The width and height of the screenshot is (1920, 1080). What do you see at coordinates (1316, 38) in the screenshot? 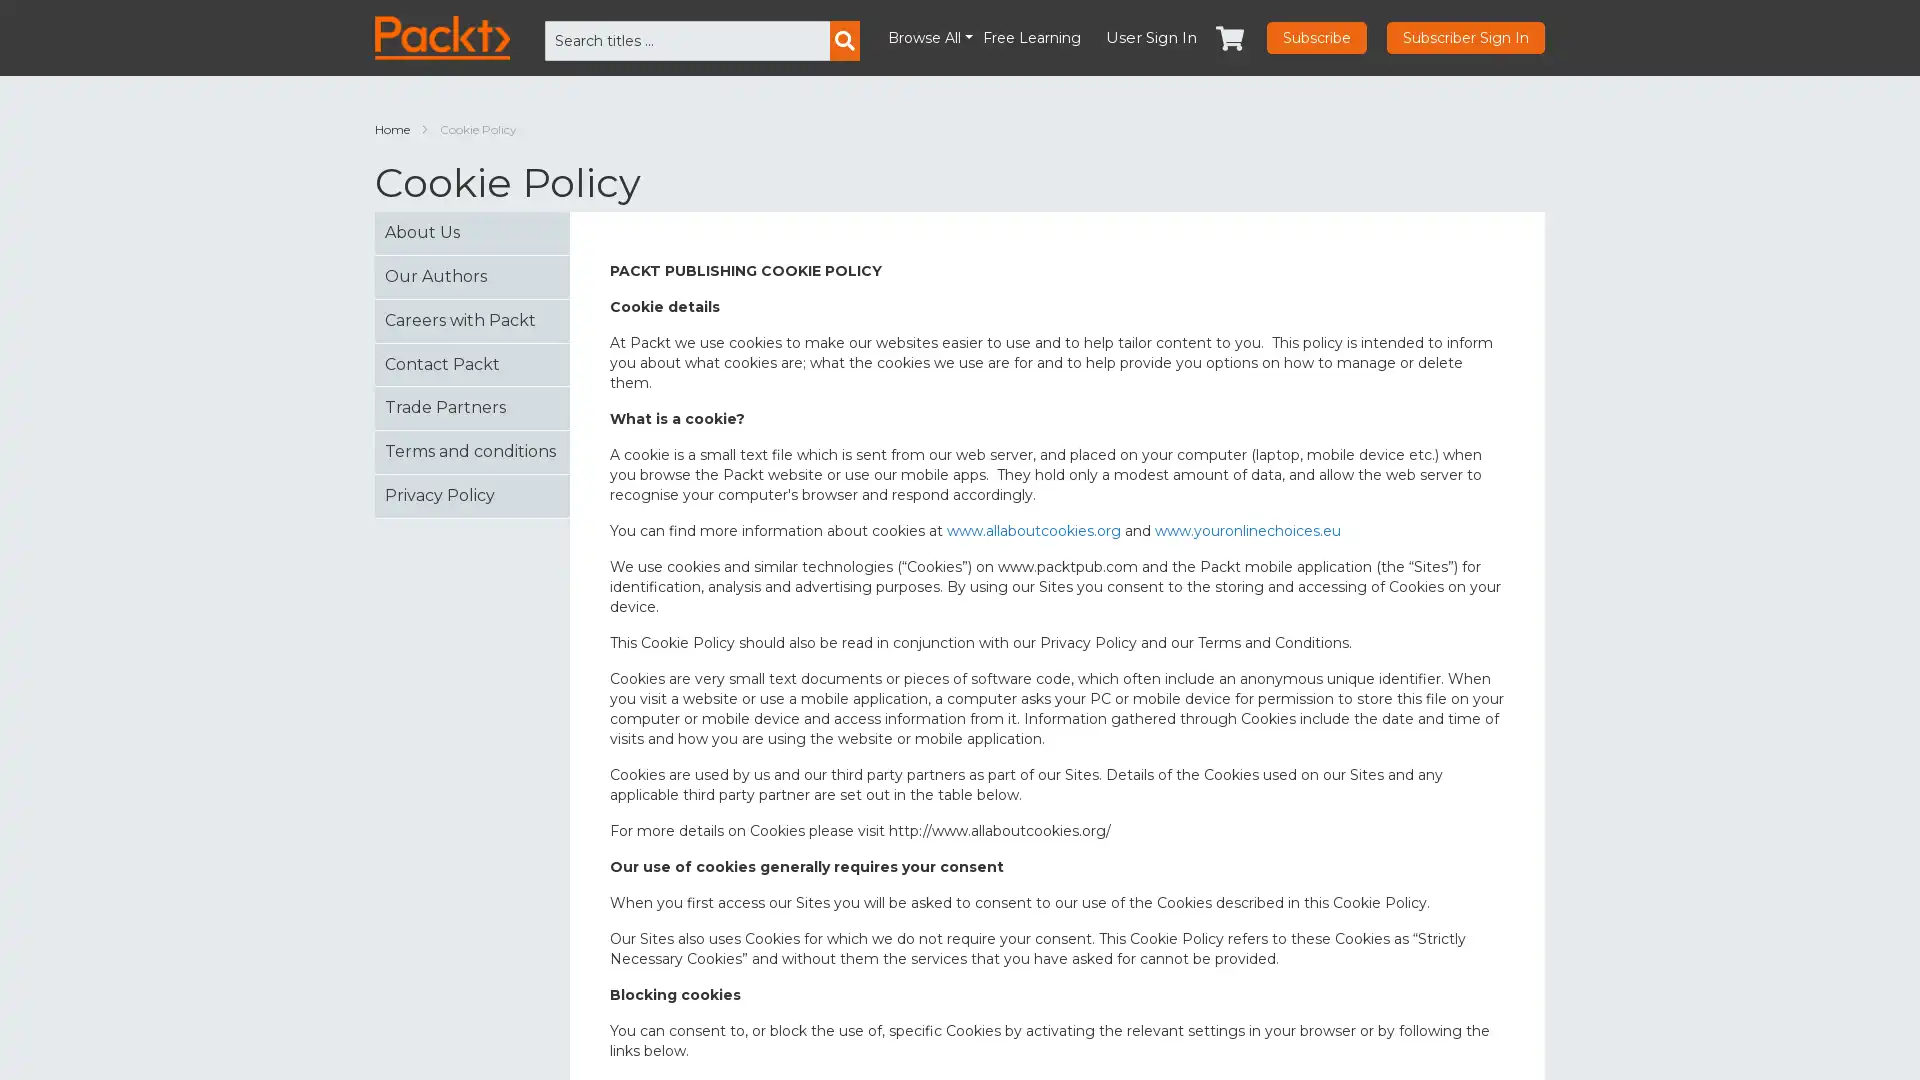
I see `Subscribe` at bounding box center [1316, 38].